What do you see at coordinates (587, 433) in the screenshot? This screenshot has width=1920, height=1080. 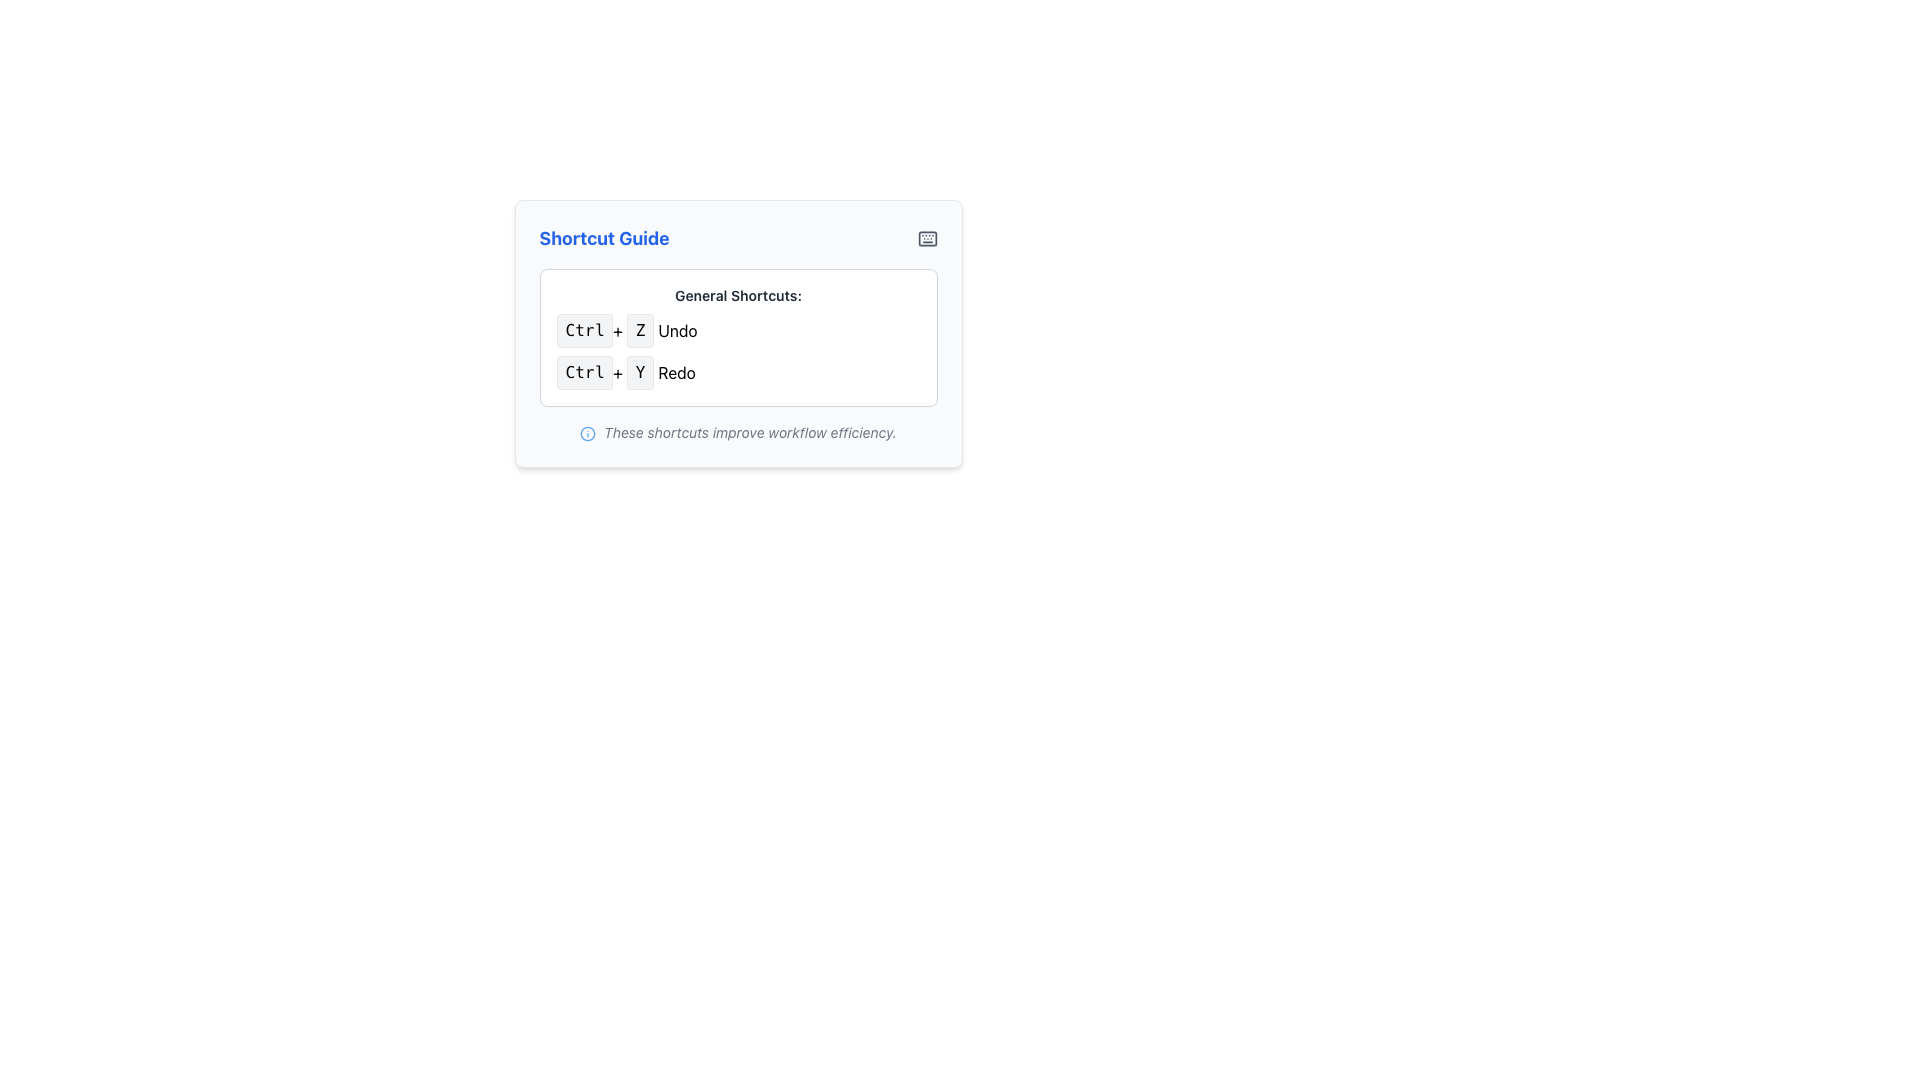 I see `the central circle SVG element located within the top-right icon of the rectangular panel` at bounding box center [587, 433].